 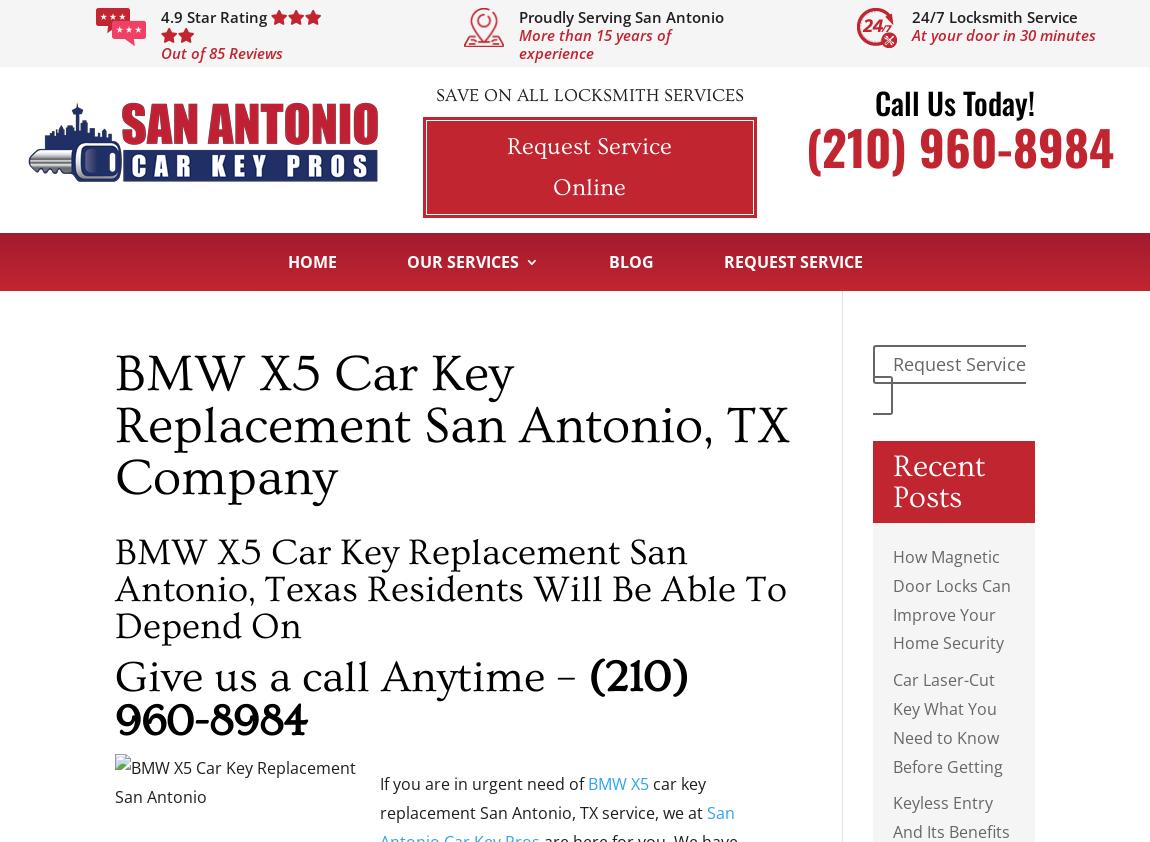 What do you see at coordinates (484, 783) in the screenshot?
I see `'If you are in urgent need of'` at bounding box center [484, 783].